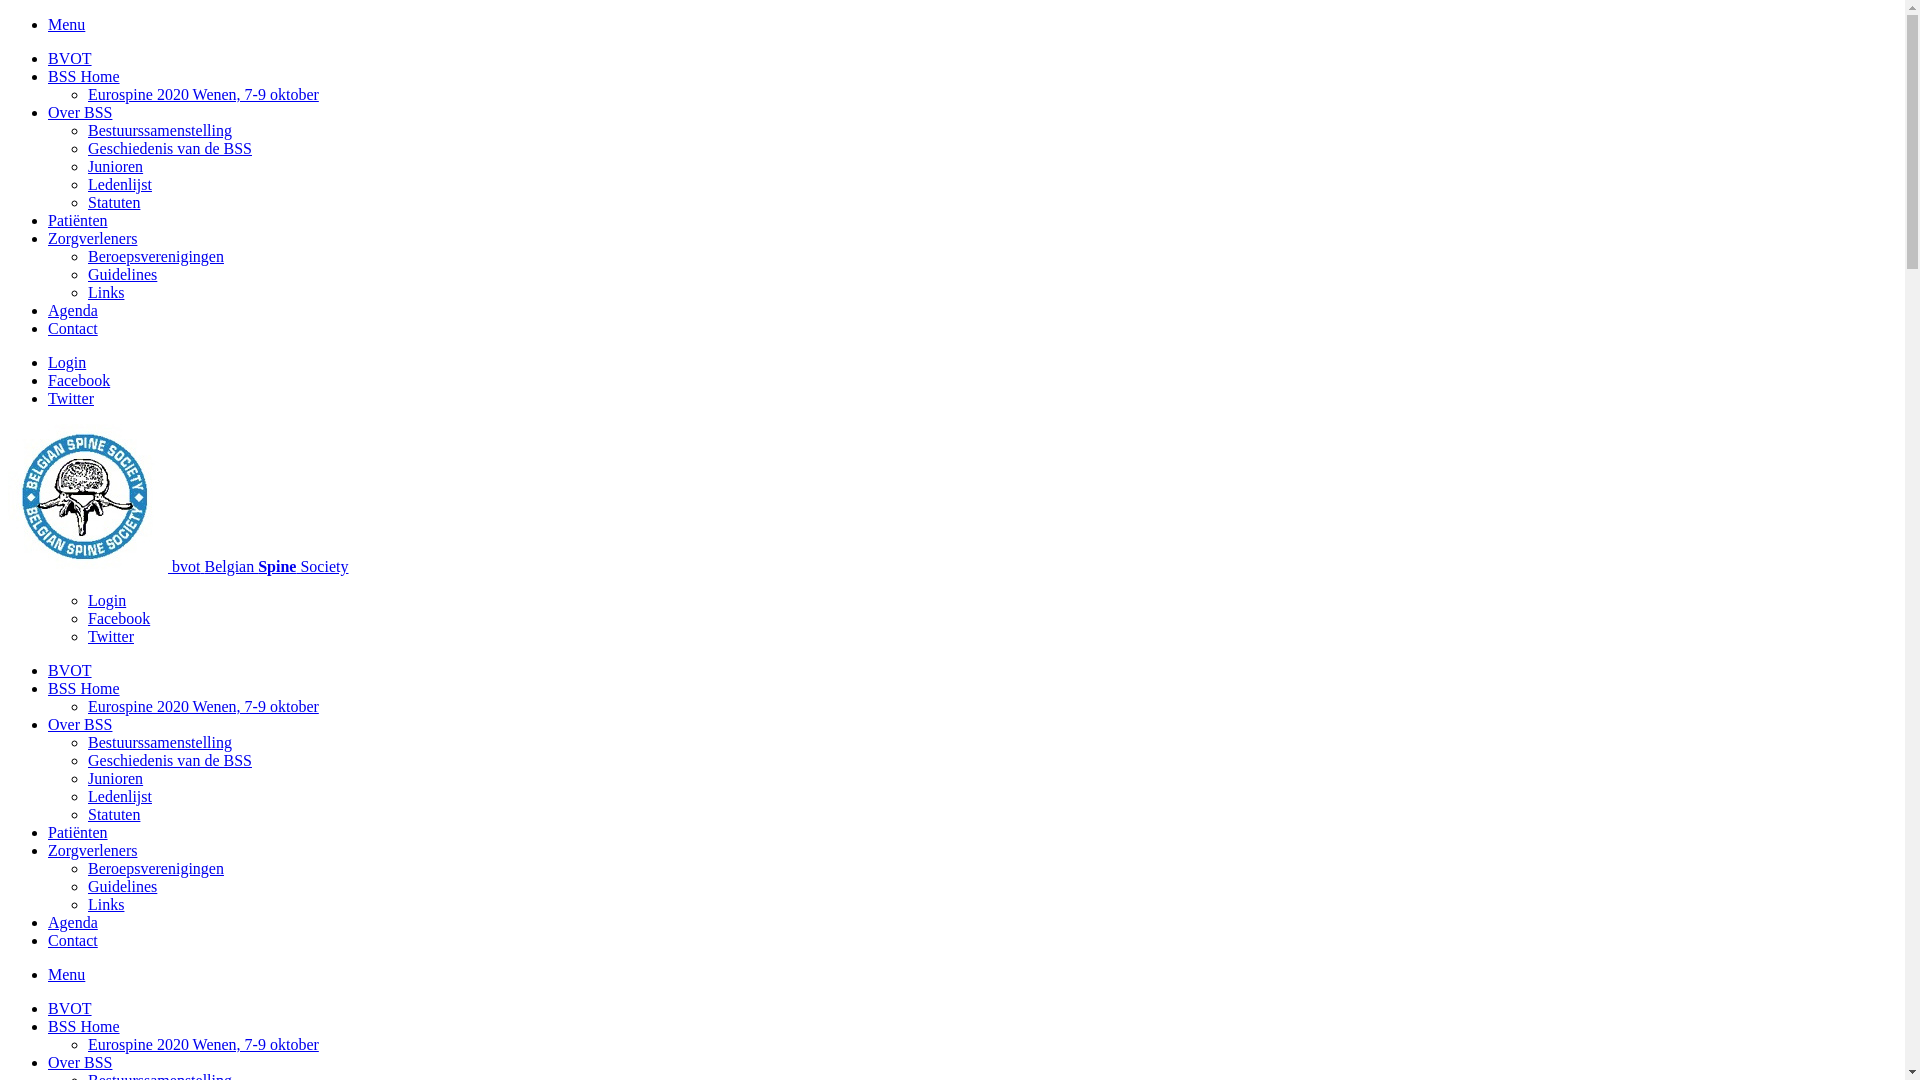 The image size is (1920, 1080). Describe the element at coordinates (121, 885) in the screenshot. I see `'Guidelines'` at that location.